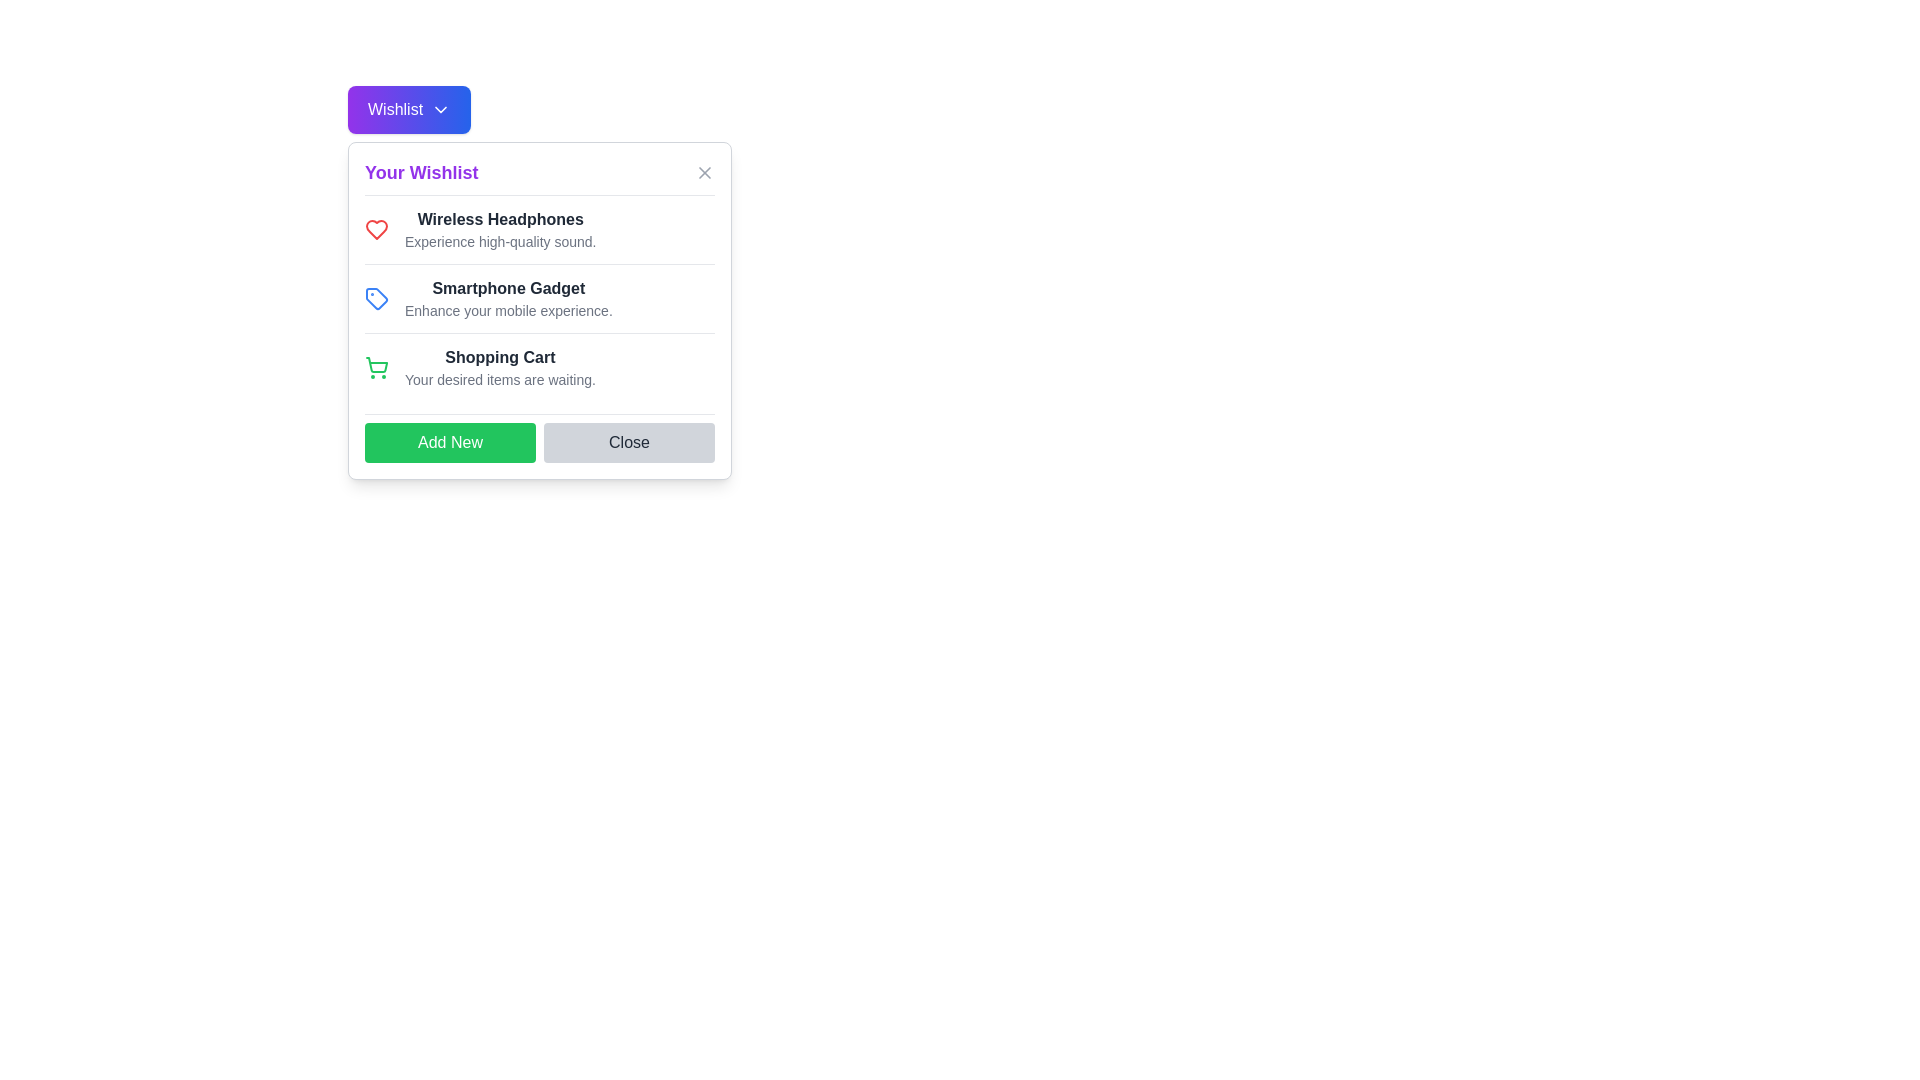  What do you see at coordinates (500, 367) in the screenshot?
I see `the text block representing the wishlist item 'Shopping Cart' located in the popup window labeled 'Your Wishlist', which is the third item in a vertical list` at bounding box center [500, 367].